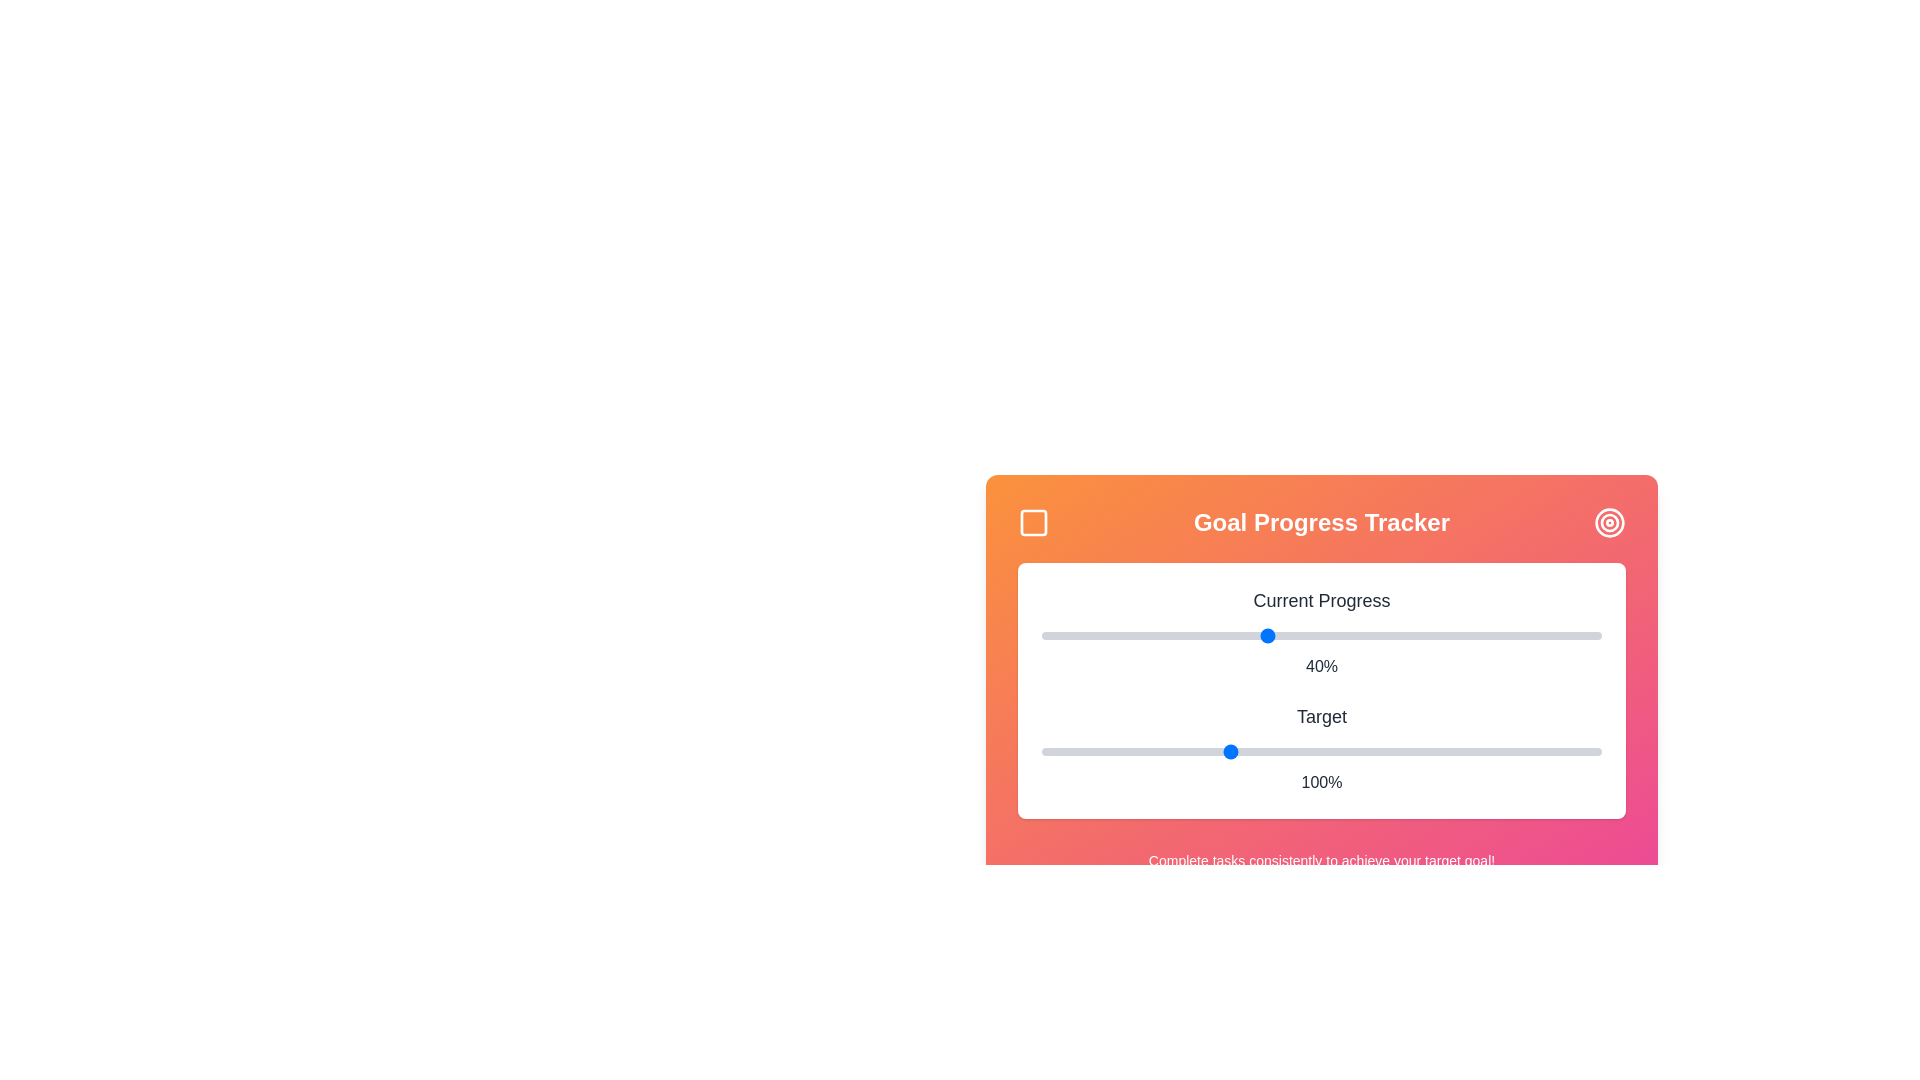  Describe the element at coordinates (1484, 636) in the screenshot. I see `the 'Current Progress' slider to 79%` at that location.